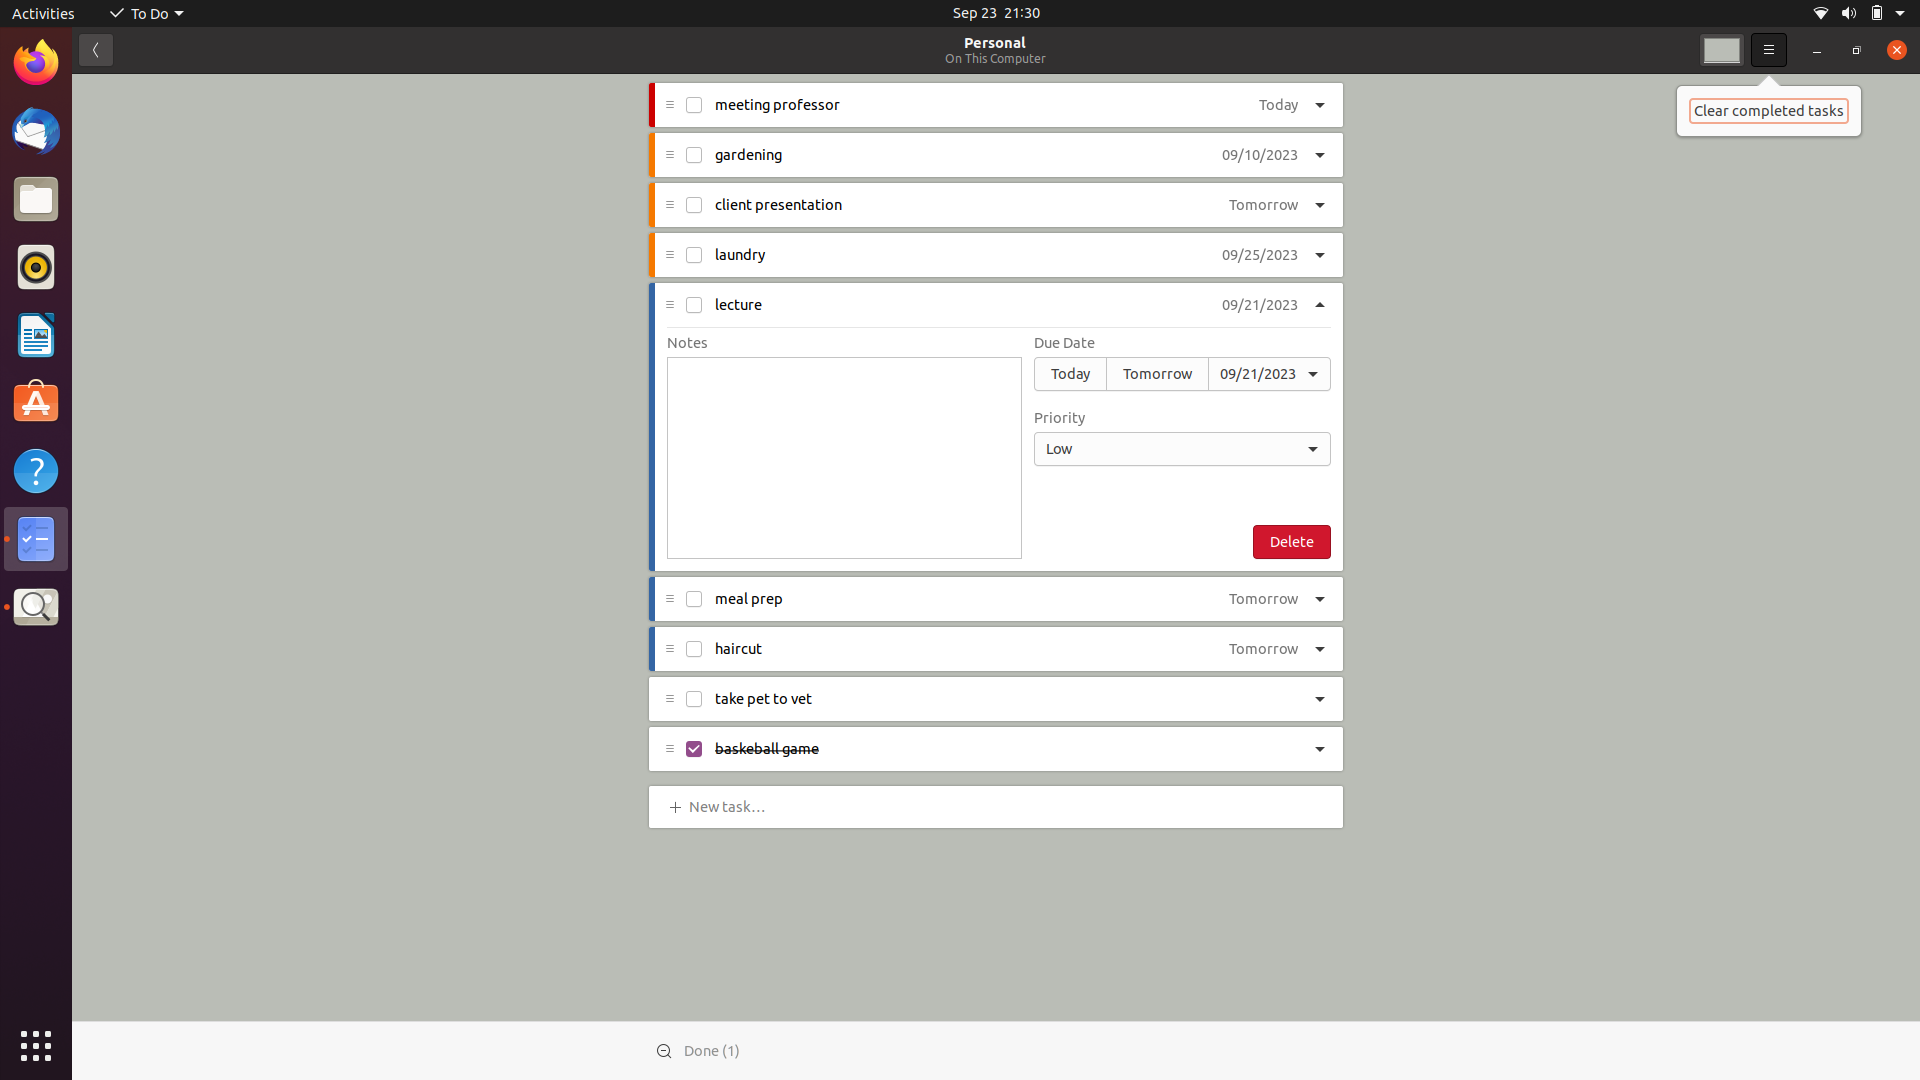  What do you see at coordinates (694, 750) in the screenshot?
I see `Finish the checkbox task for baseball game` at bounding box center [694, 750].